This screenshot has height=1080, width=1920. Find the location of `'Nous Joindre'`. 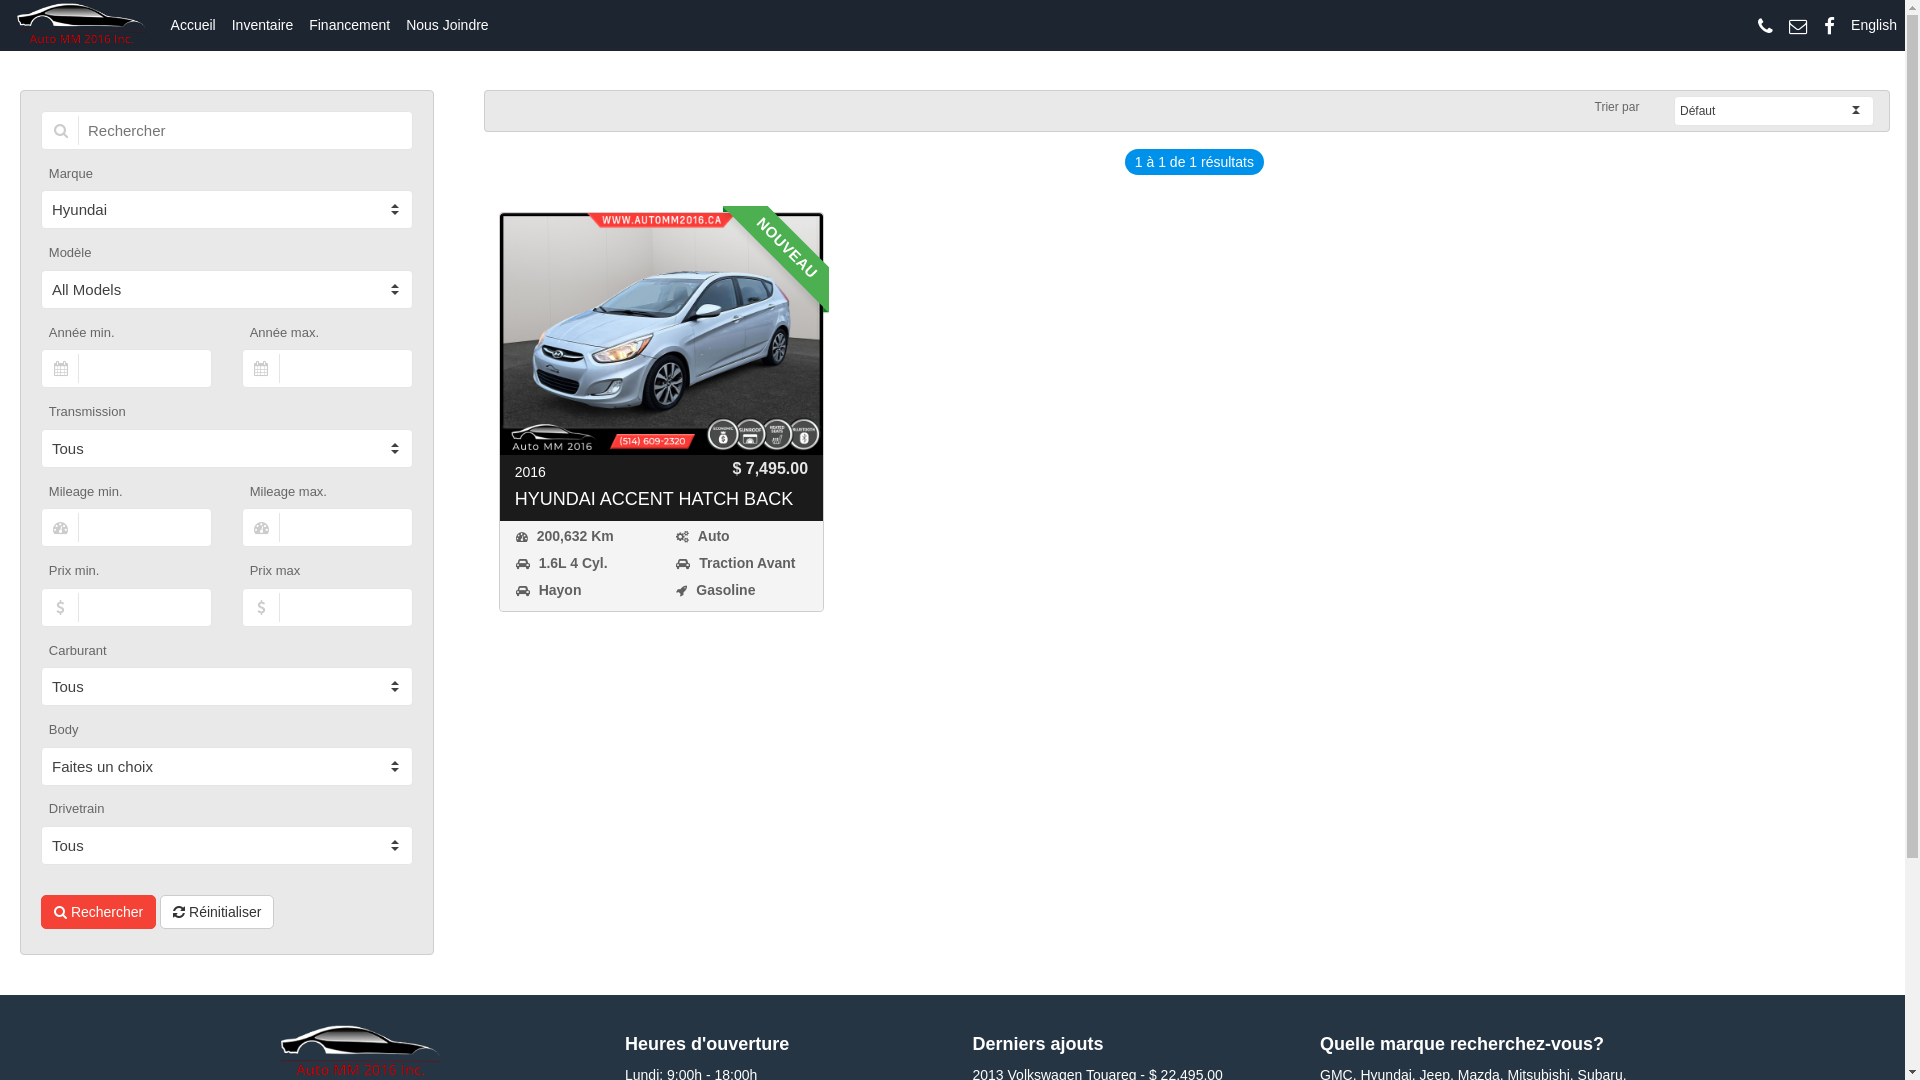

'Nous Joindre' is located at coordinates (446, 24).